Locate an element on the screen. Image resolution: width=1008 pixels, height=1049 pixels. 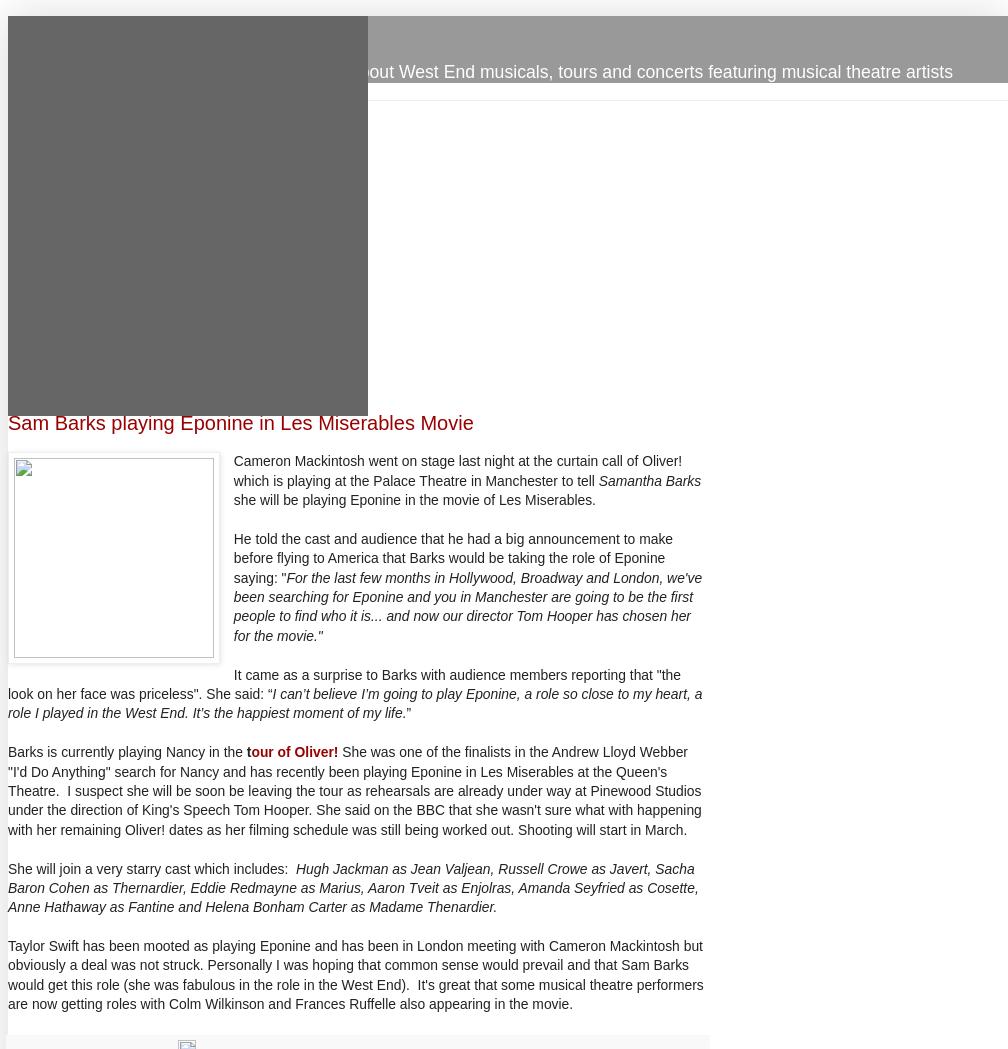
'I can’t believe I’m going to play Eponine, a role so close to  my heart, a role I played in the West End. It’s the happiest moment of  my life.' is located at coordinates (355, 703).